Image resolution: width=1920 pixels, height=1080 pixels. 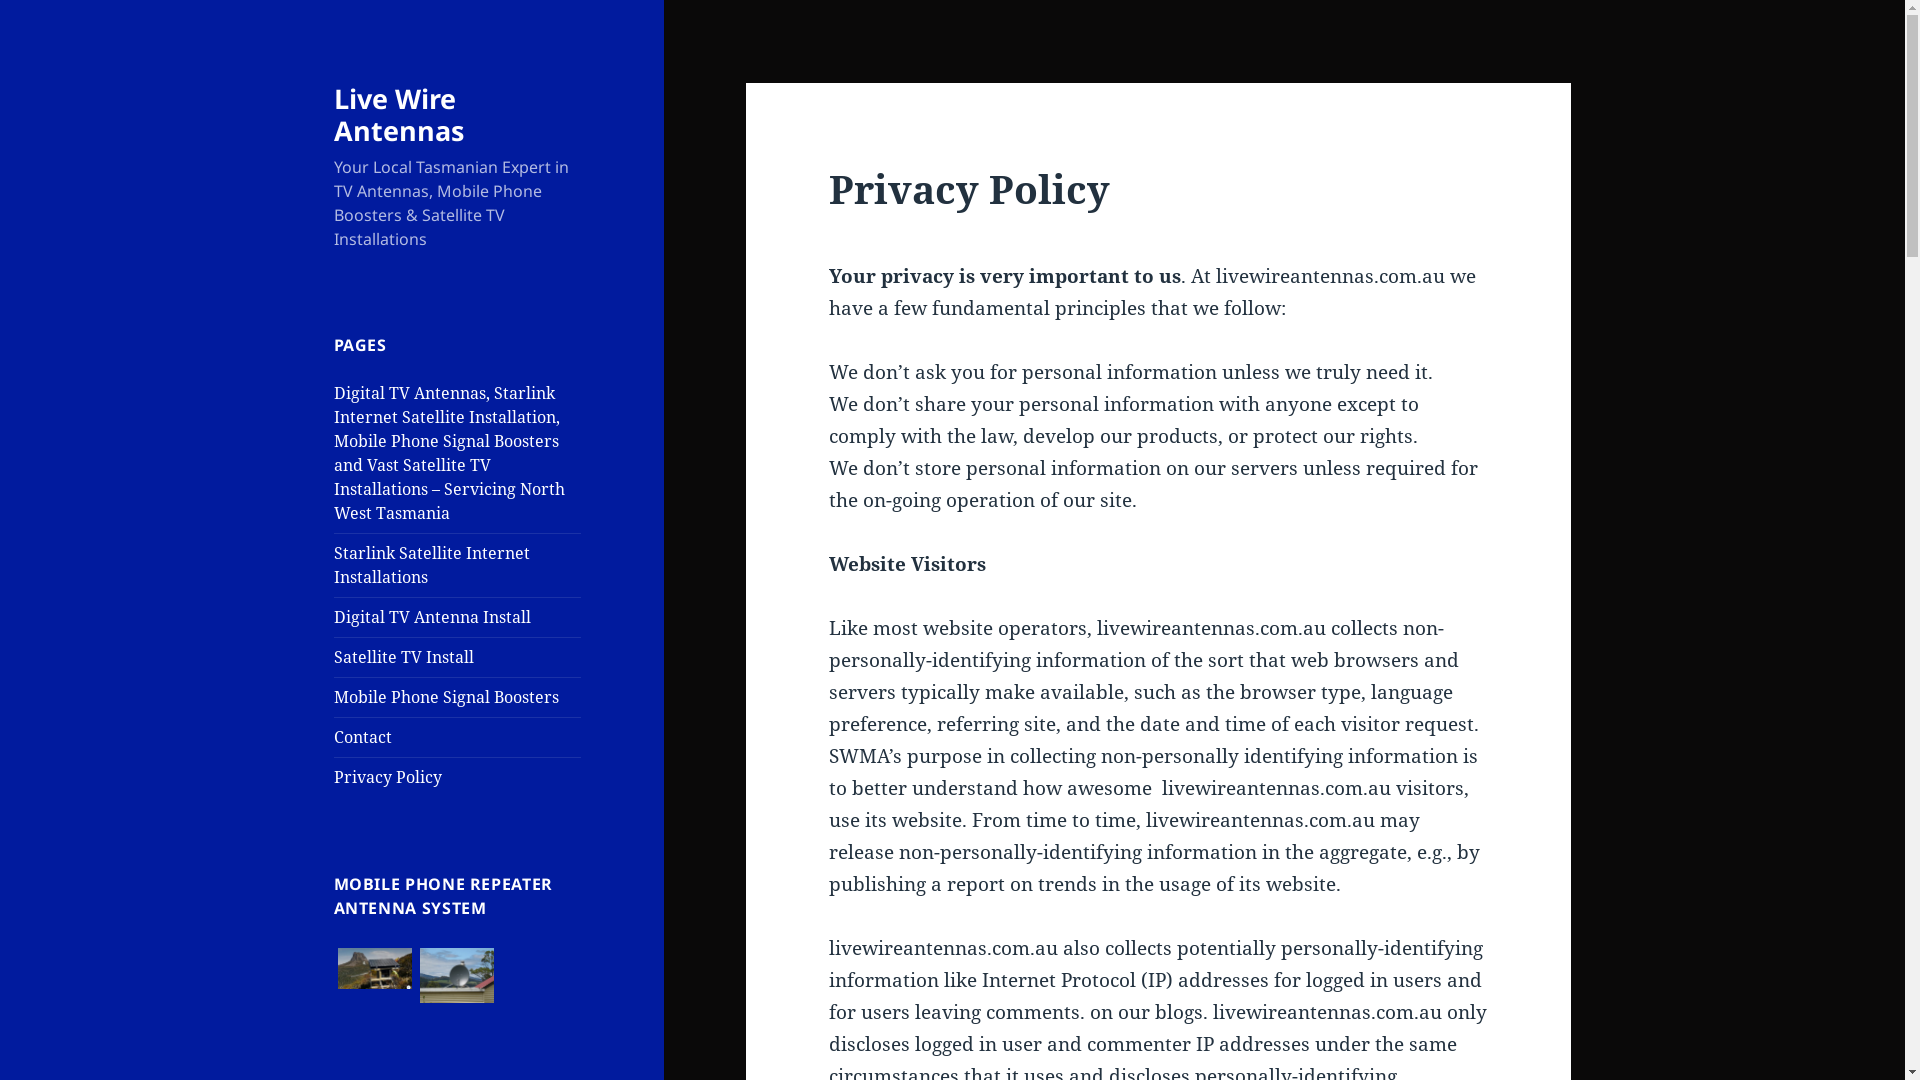 What do you see at coordinates (334, 114) in the screenshot?
I see `'Live Wire Antennas'` at bounding box center [334, 114].